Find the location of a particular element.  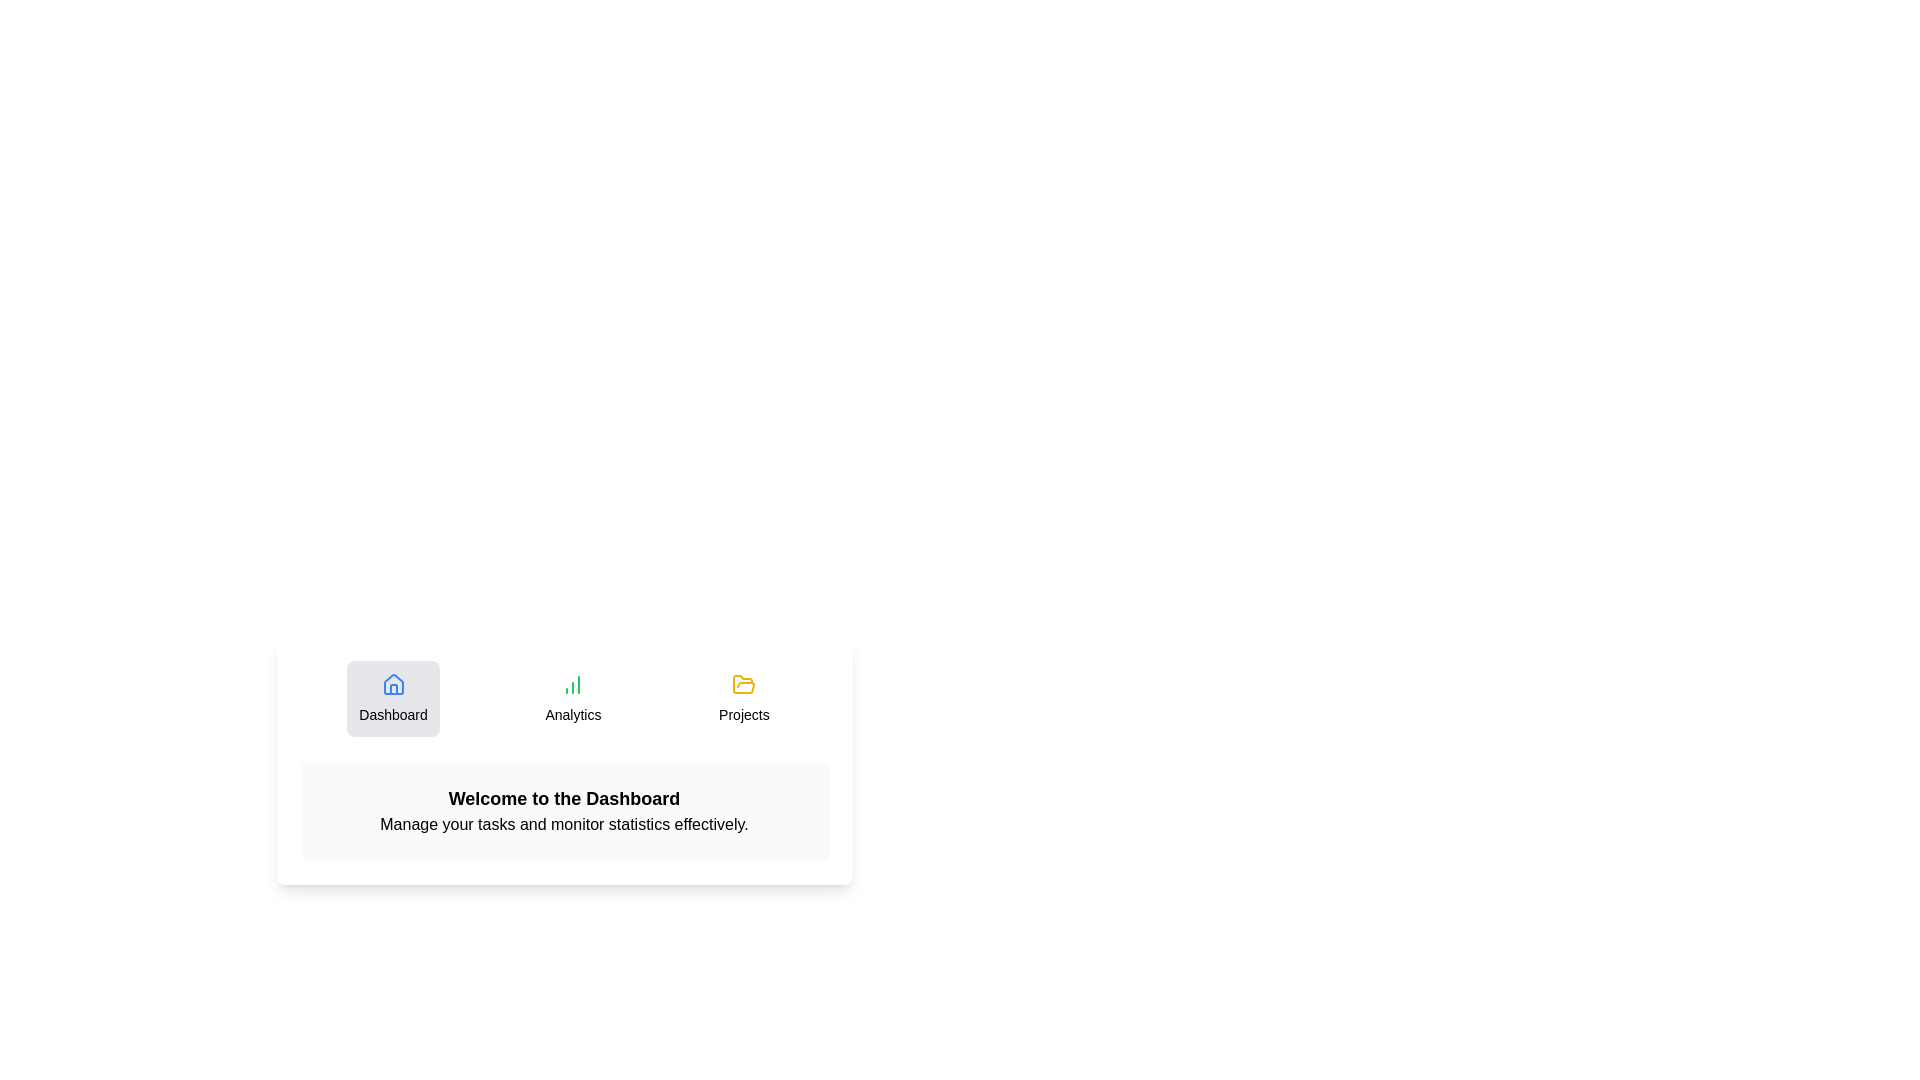

the Analytics tab to observe hover effects is located at coordinates (572, 697).